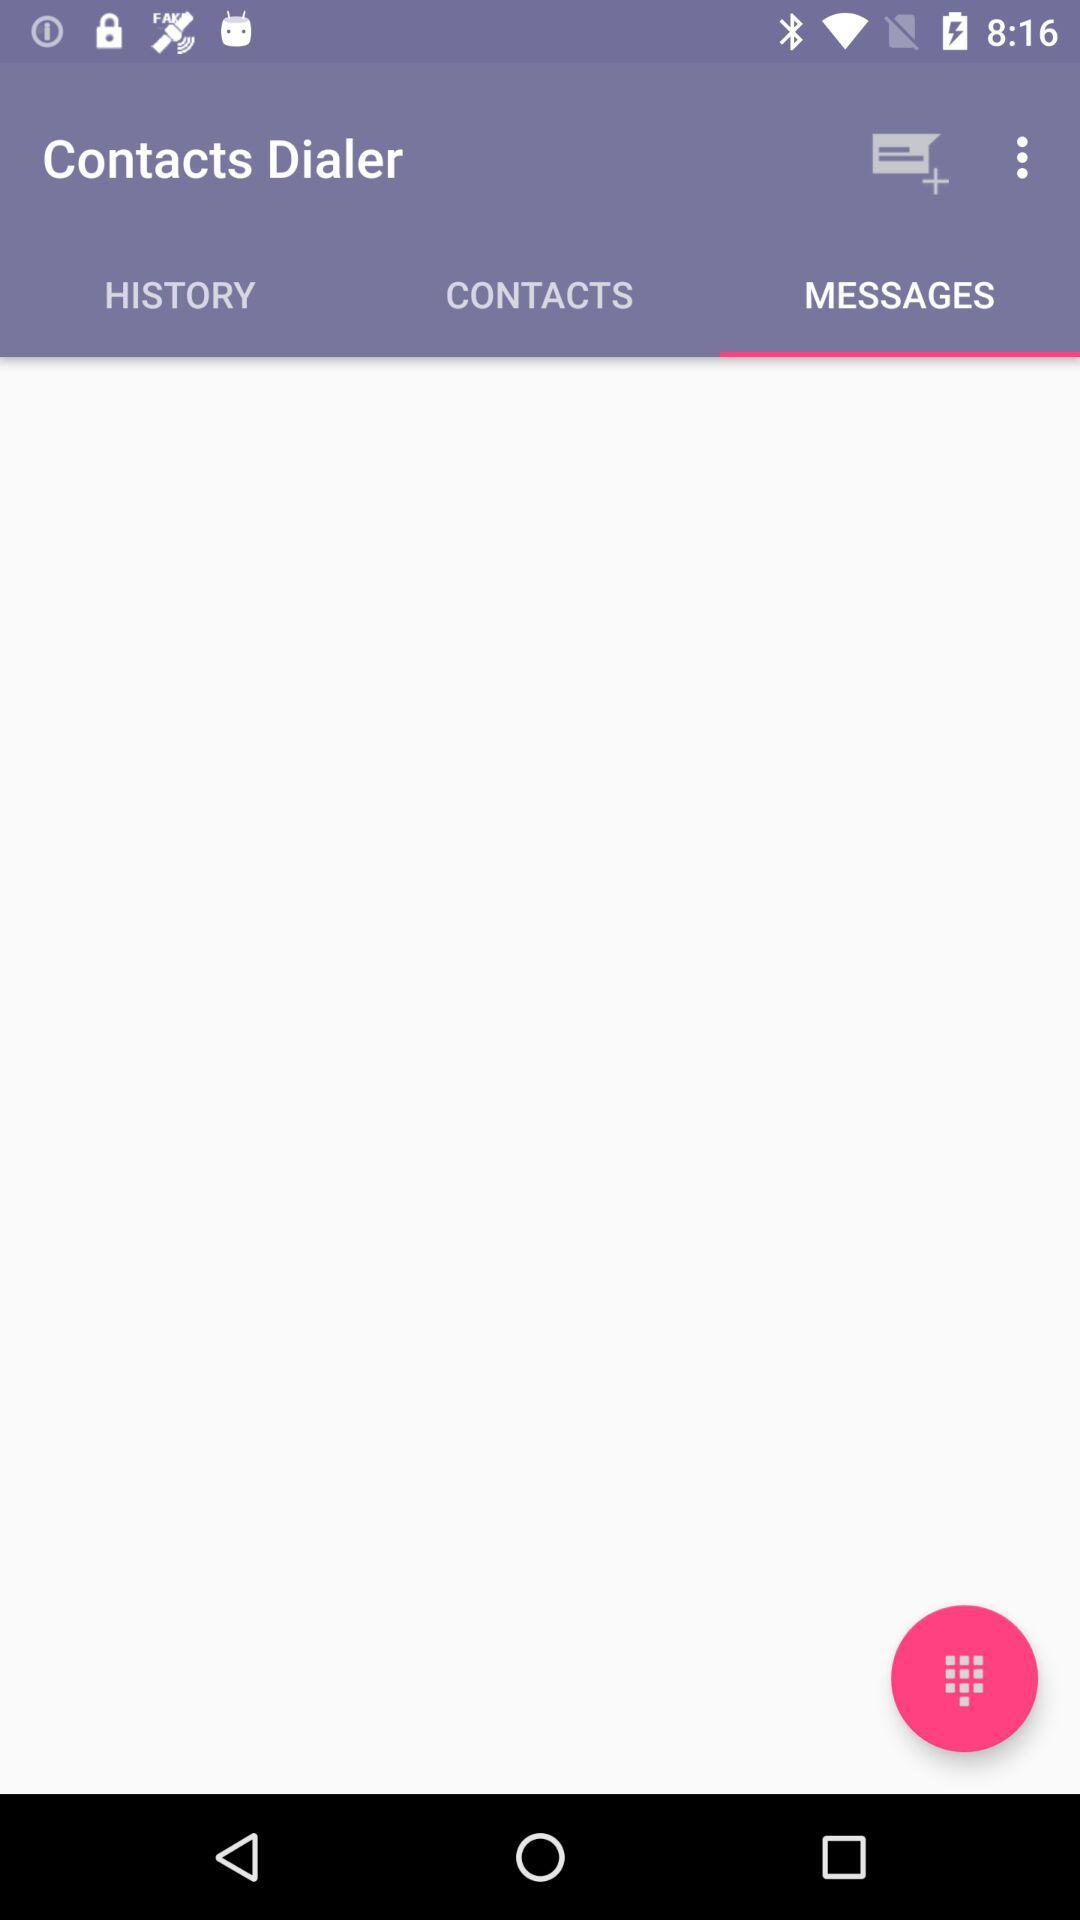  Describe the element at coordinates (1027, 156) in the screenshot. I see `item above the messages` at that location.